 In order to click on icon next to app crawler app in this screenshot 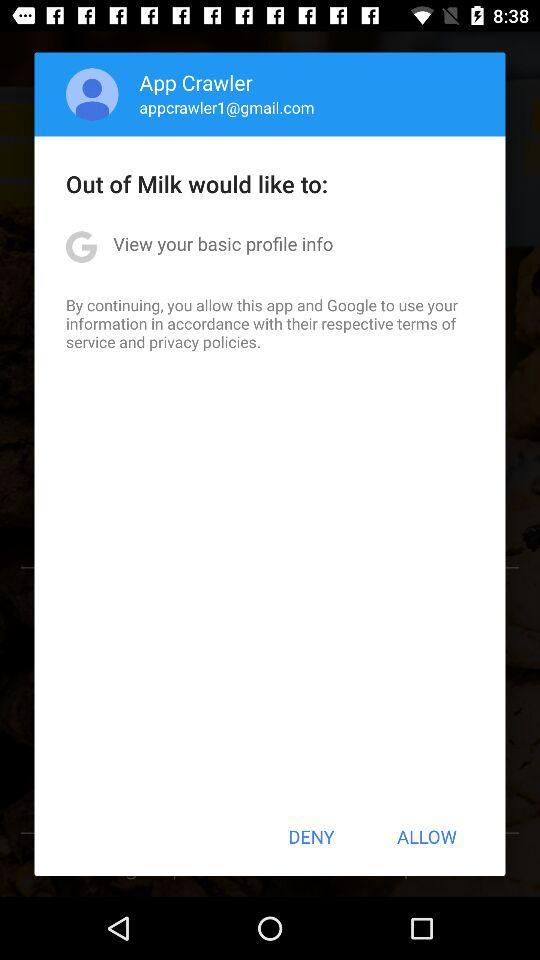, I will do `click(91, 94)`.